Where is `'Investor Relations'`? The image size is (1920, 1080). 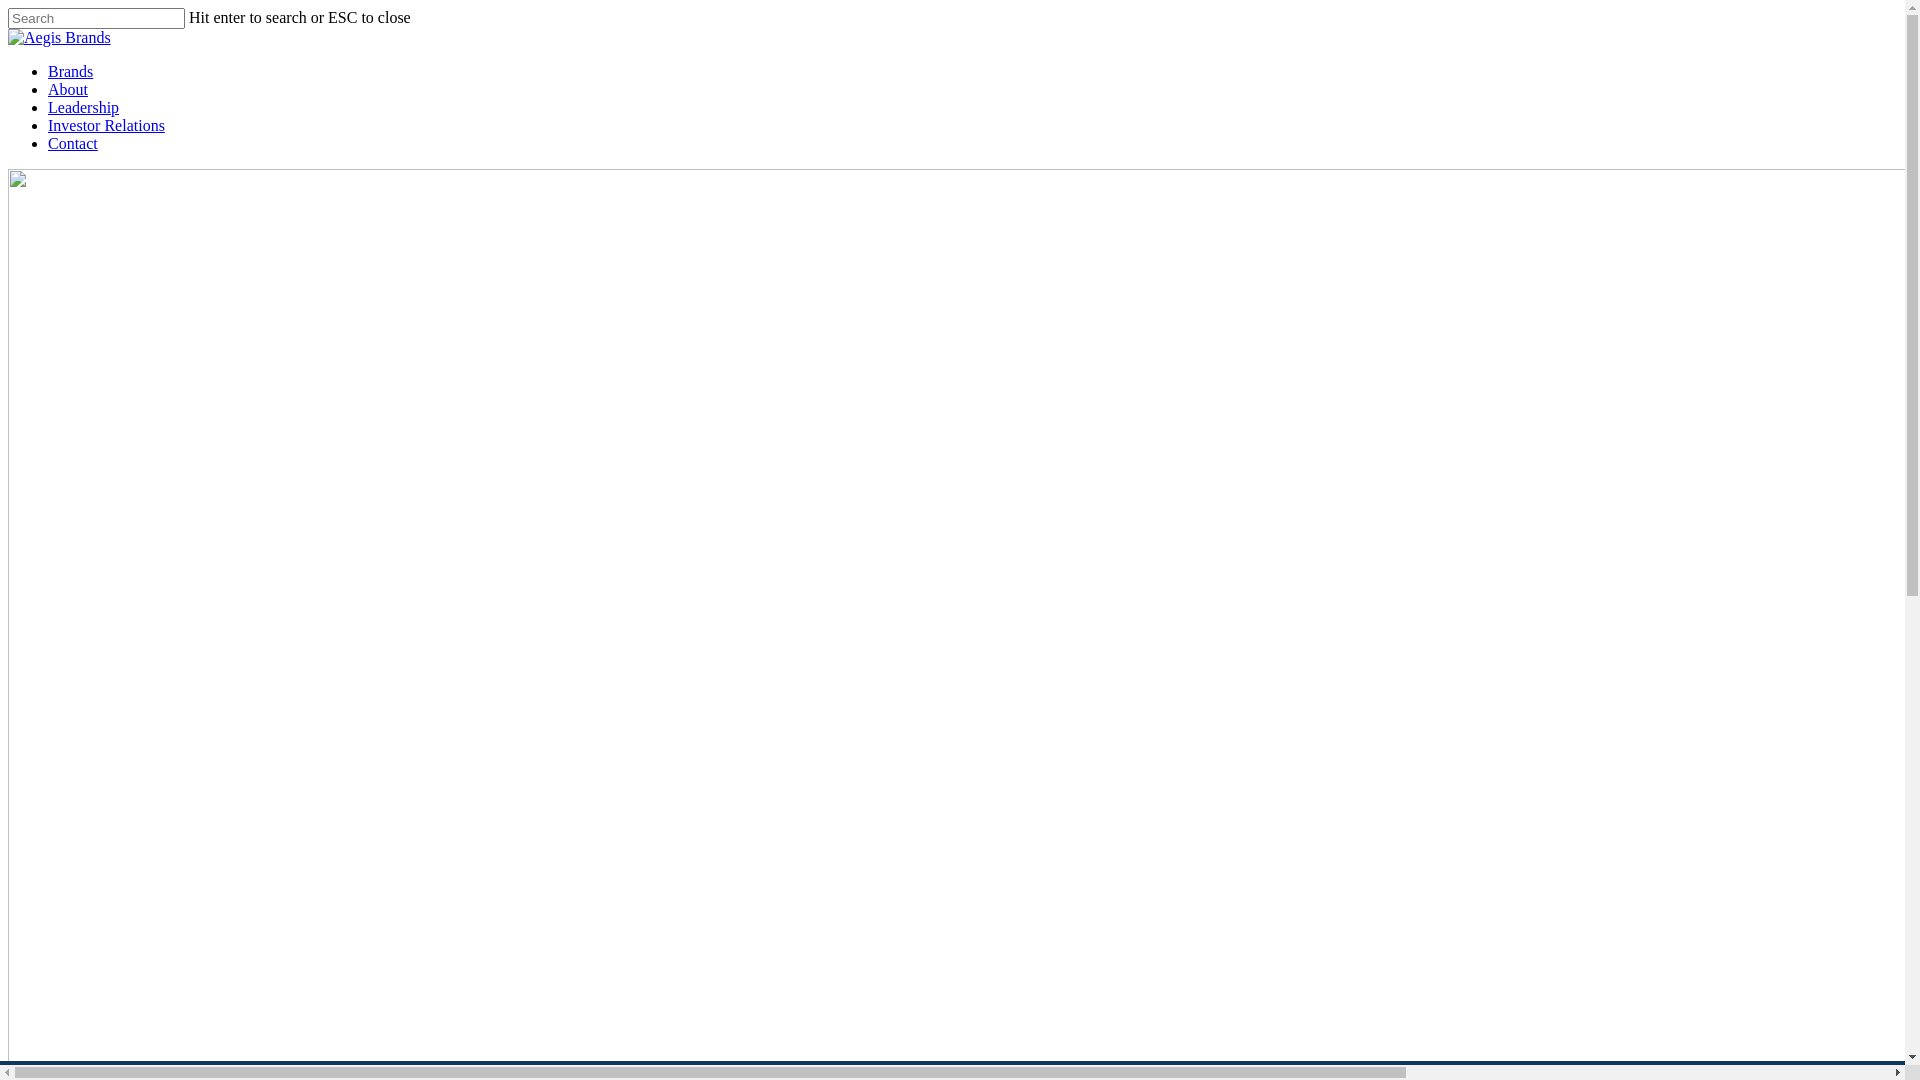 'Investor Relations' is located at coordinates (105, 125).